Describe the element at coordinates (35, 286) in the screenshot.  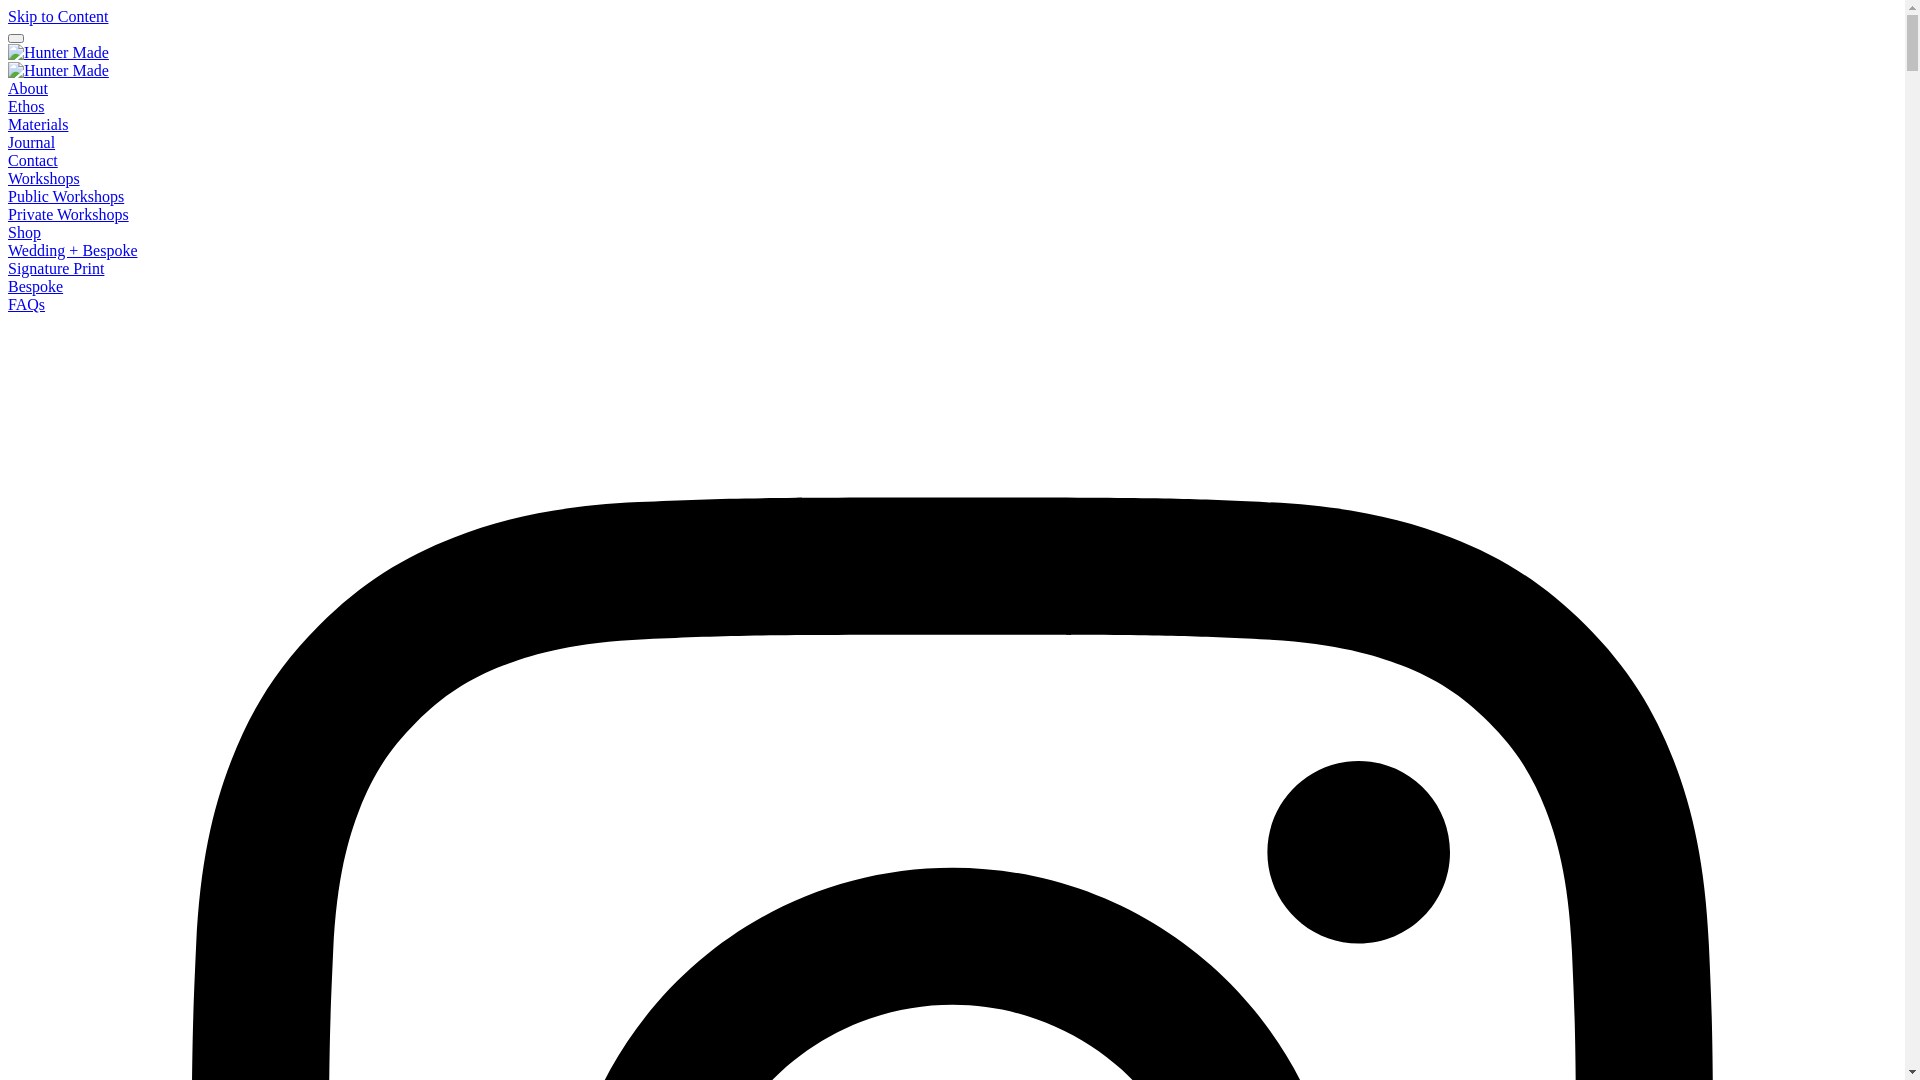
I see `'Bespoke'` at that location.